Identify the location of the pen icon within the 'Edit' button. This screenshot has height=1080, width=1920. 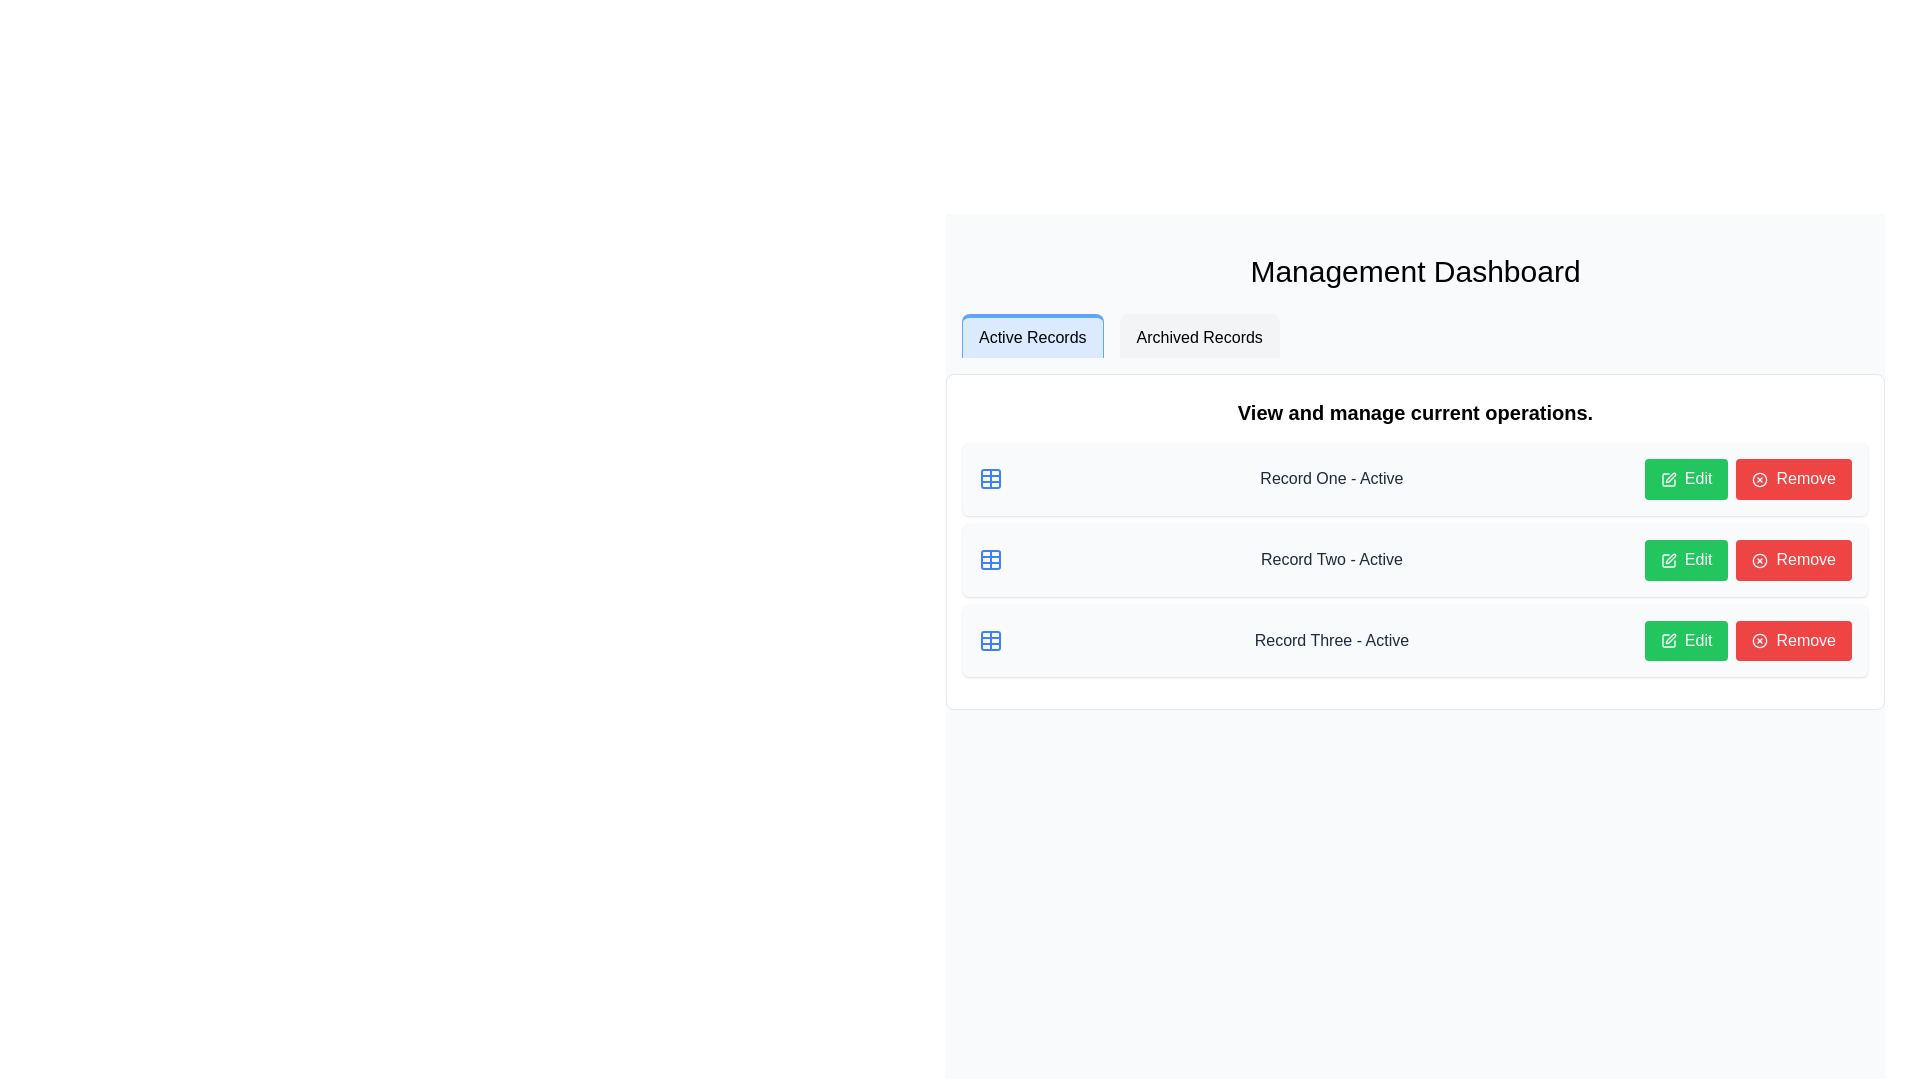
(1668, 560).